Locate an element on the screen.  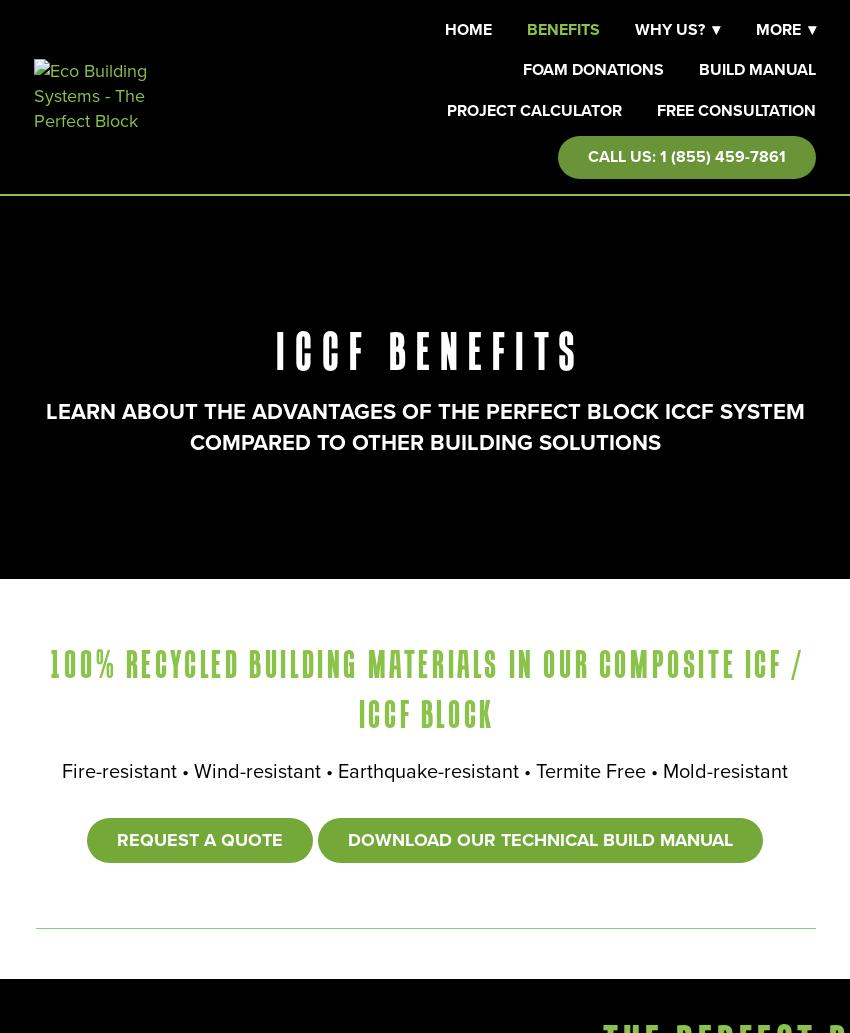
'Project Calculator' is located at coordinates (532, 109).